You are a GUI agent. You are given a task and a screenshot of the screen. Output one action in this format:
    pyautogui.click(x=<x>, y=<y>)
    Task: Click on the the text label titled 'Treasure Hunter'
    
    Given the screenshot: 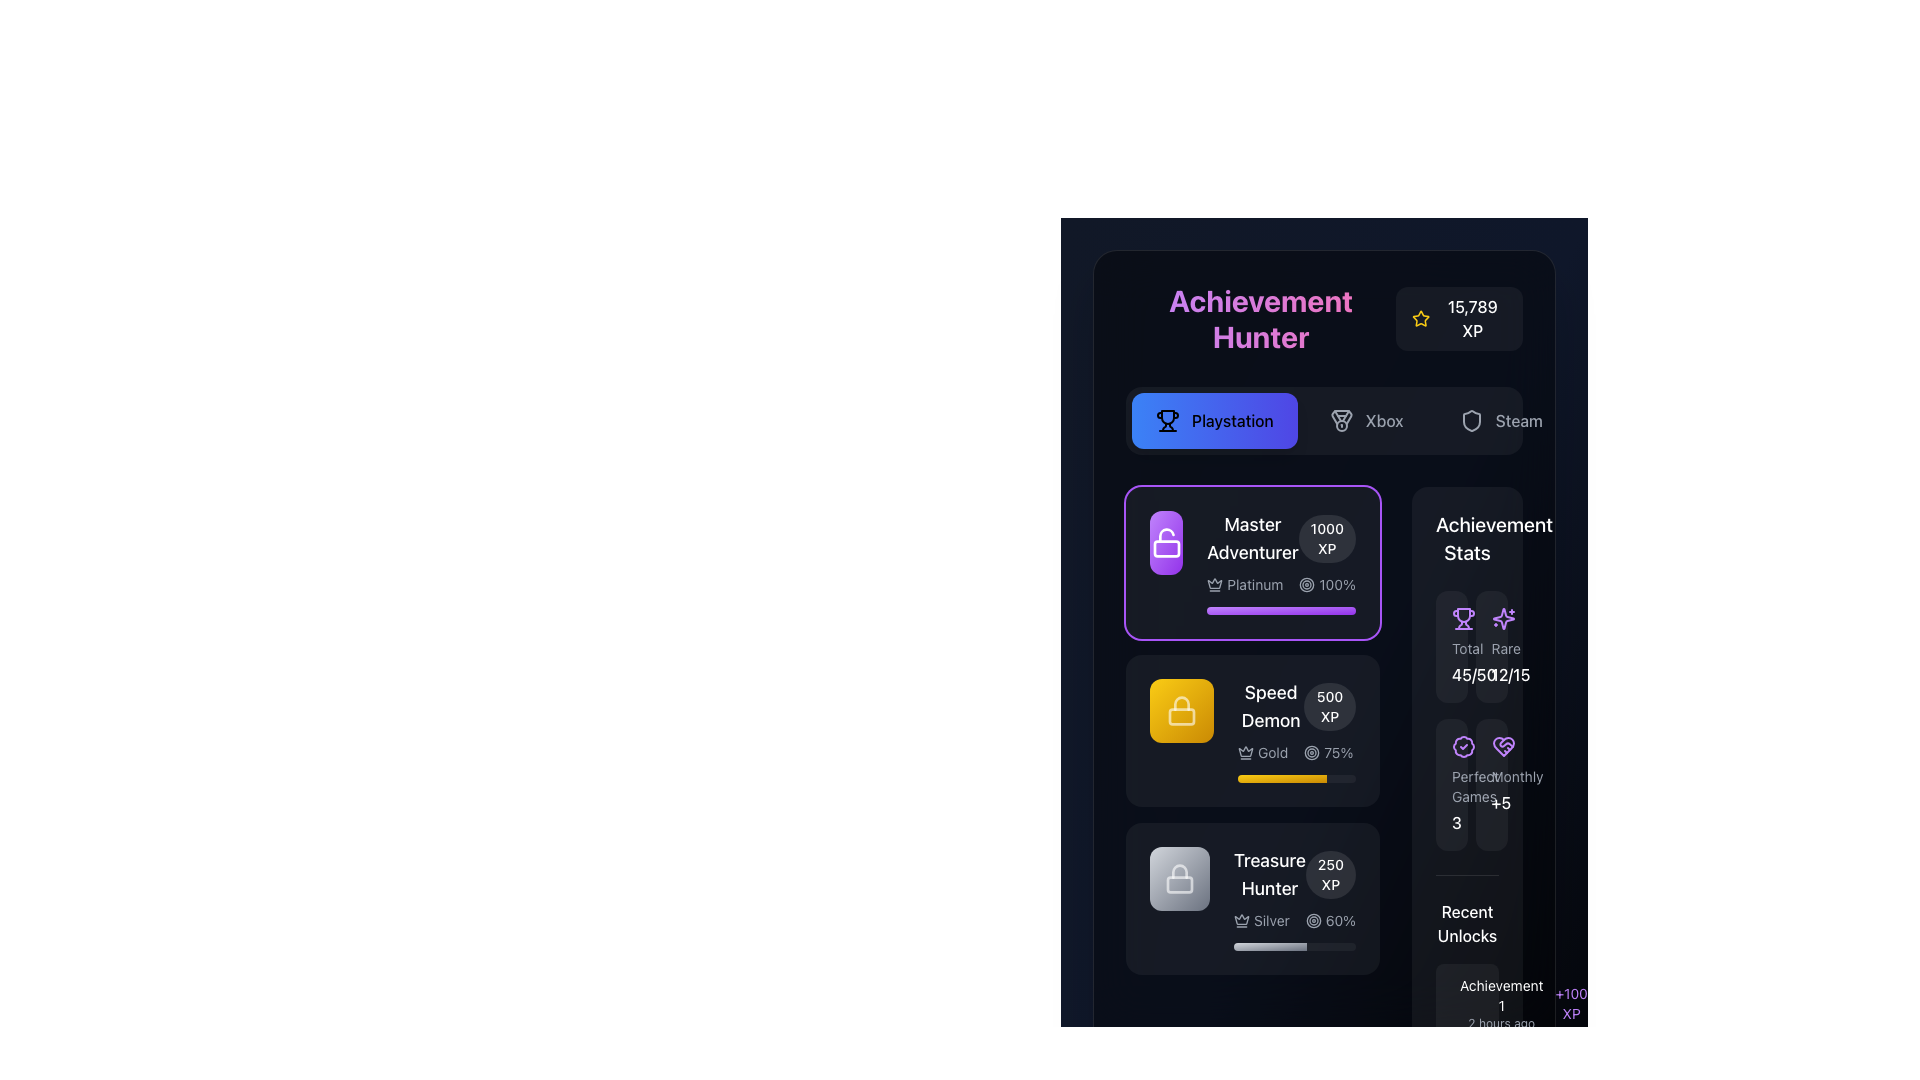 What is the action you would take?
    pyautogui.click(x=1268, y=874)
    